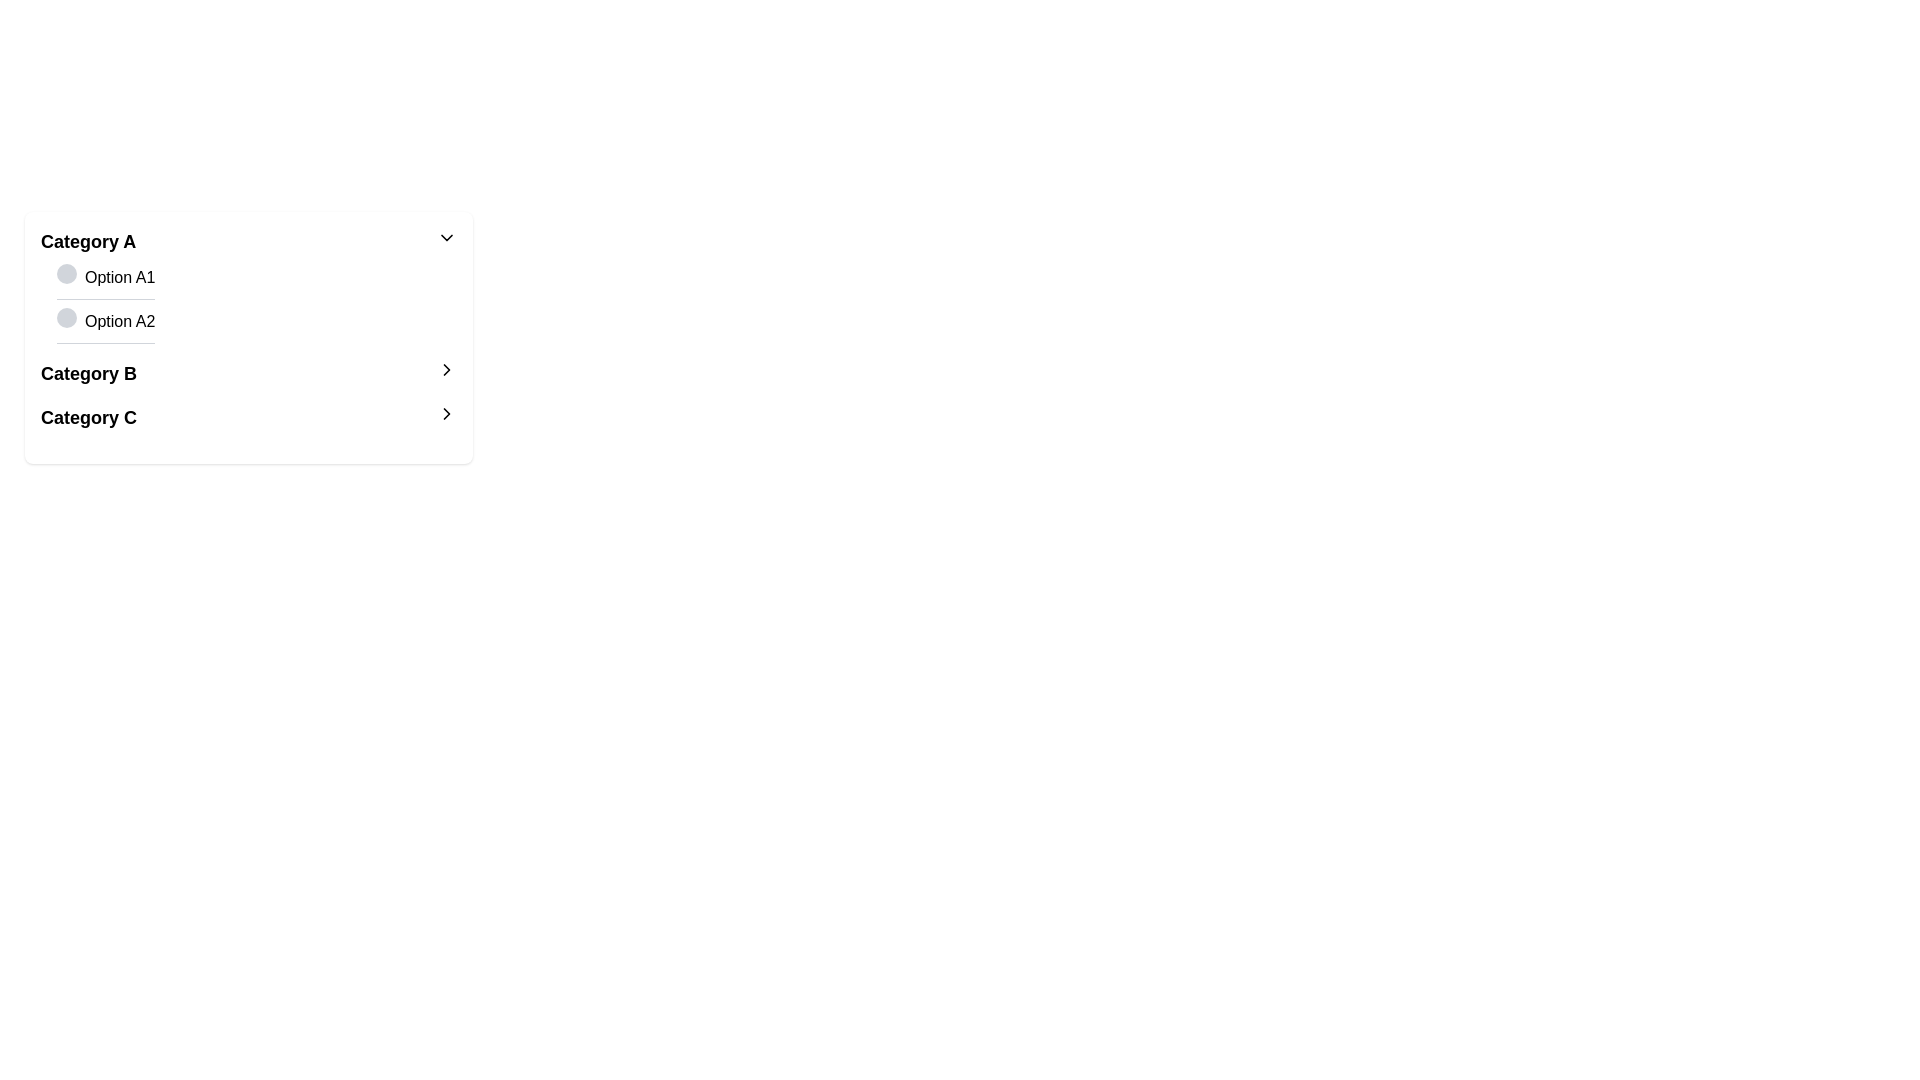  I want to click on the radio button labeled 'Option A2', so click(105, 325).